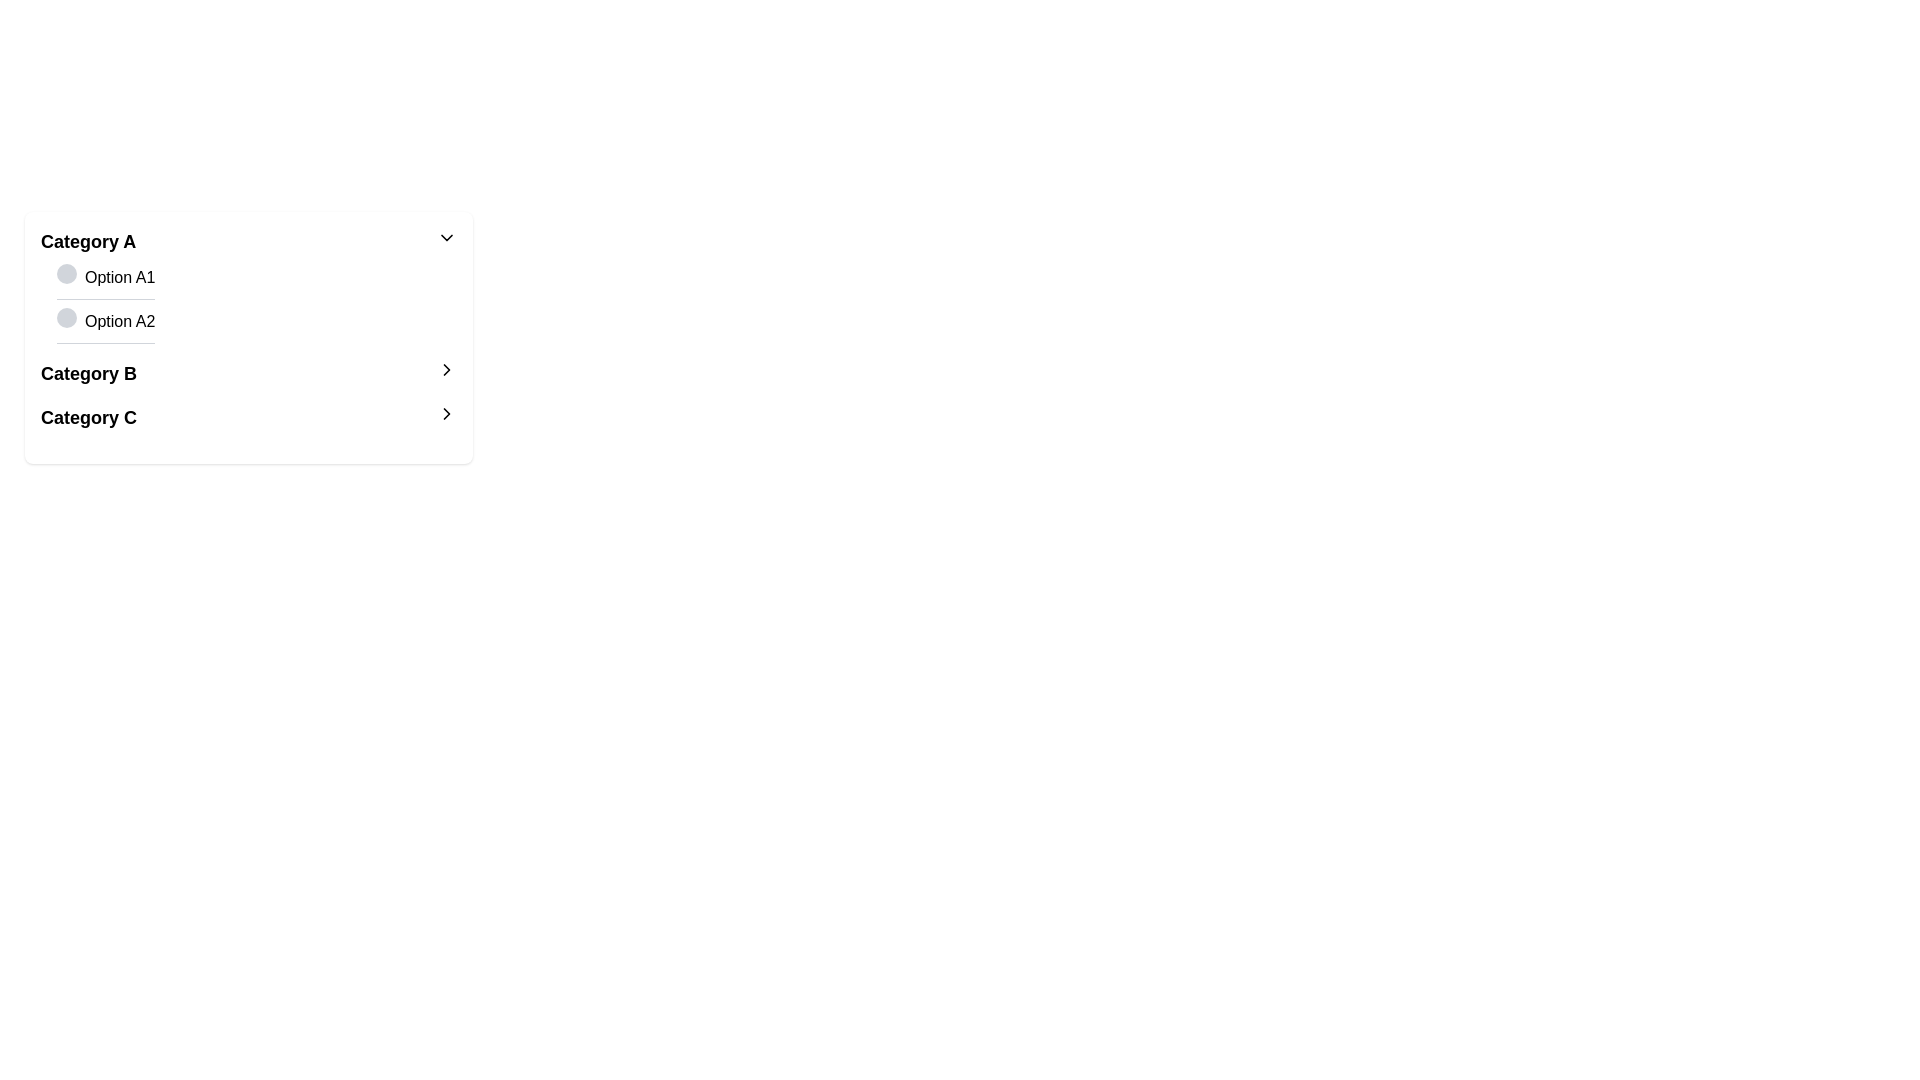  I want to click on the radio button labeled 'Option A2', so click(105, 325).